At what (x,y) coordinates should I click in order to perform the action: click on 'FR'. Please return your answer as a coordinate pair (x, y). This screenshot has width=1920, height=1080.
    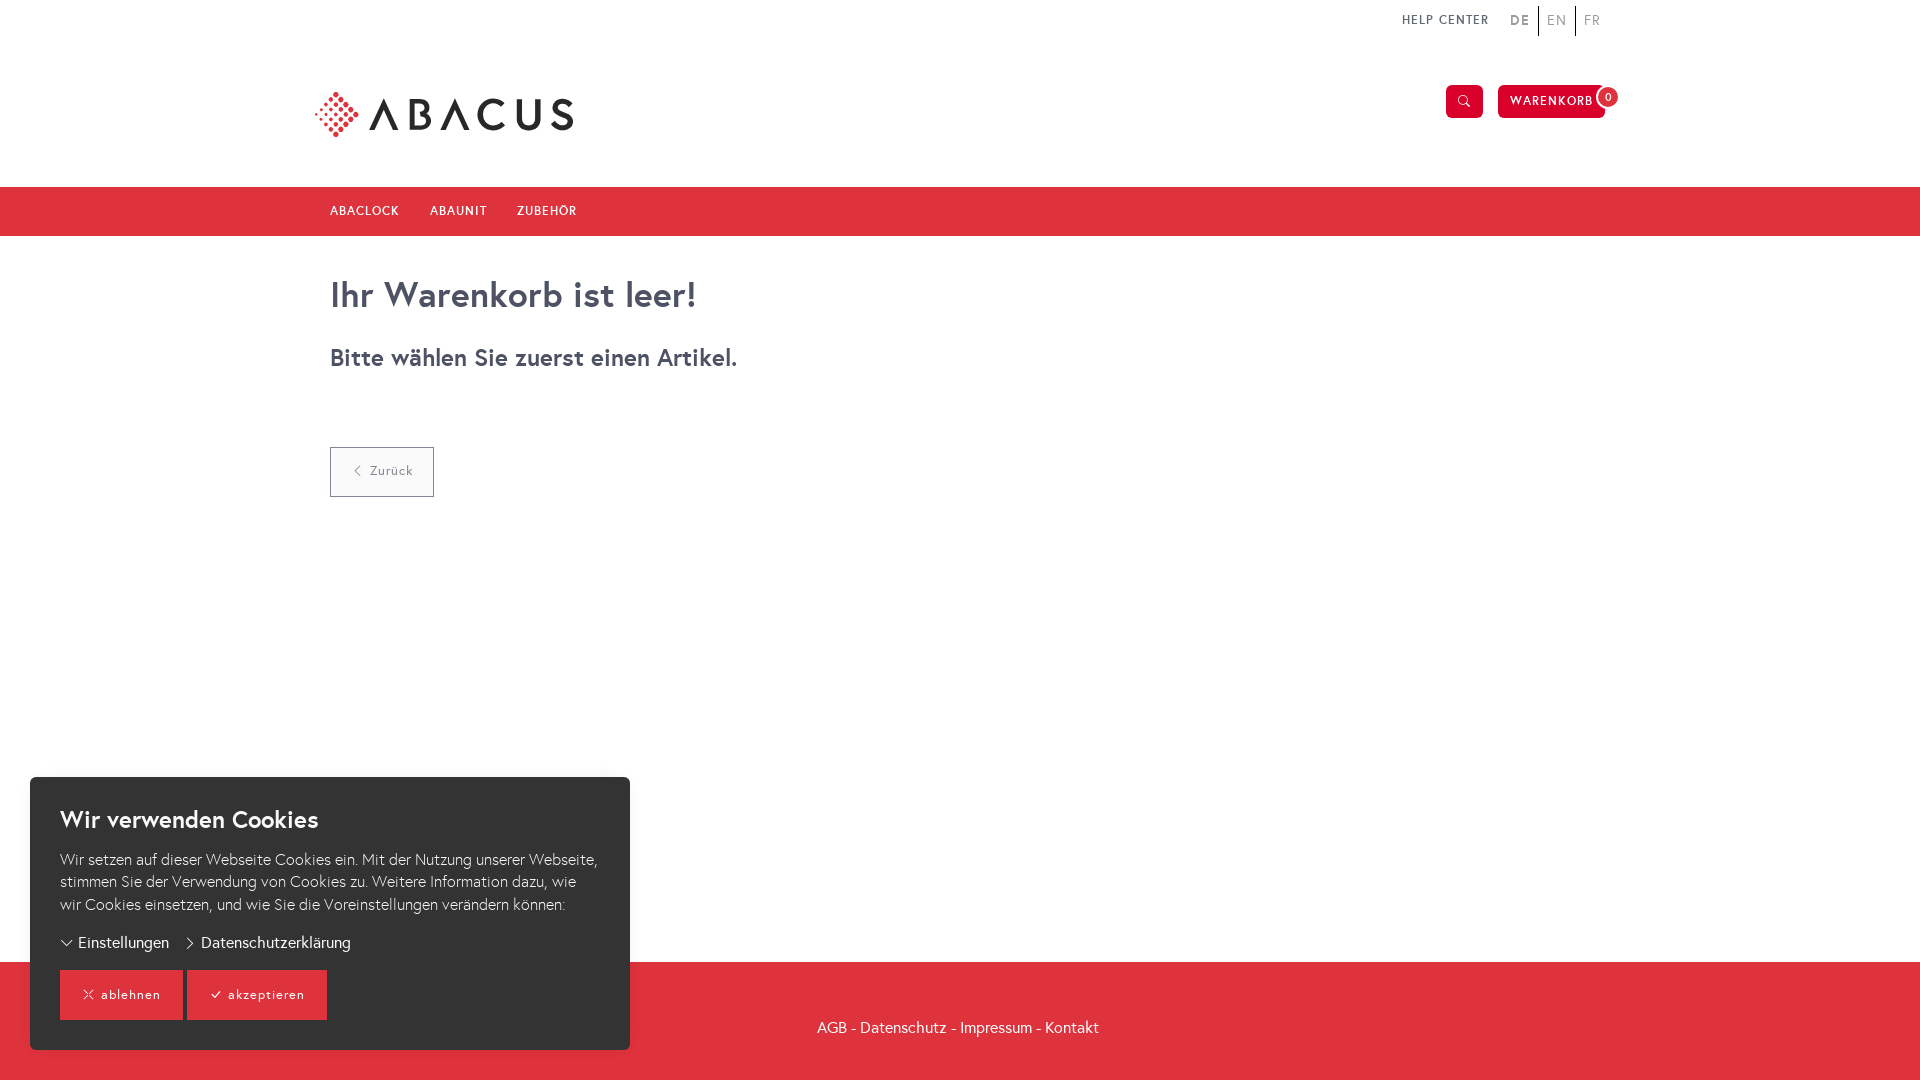
    Looking at the image, I should click on (1588, 20).